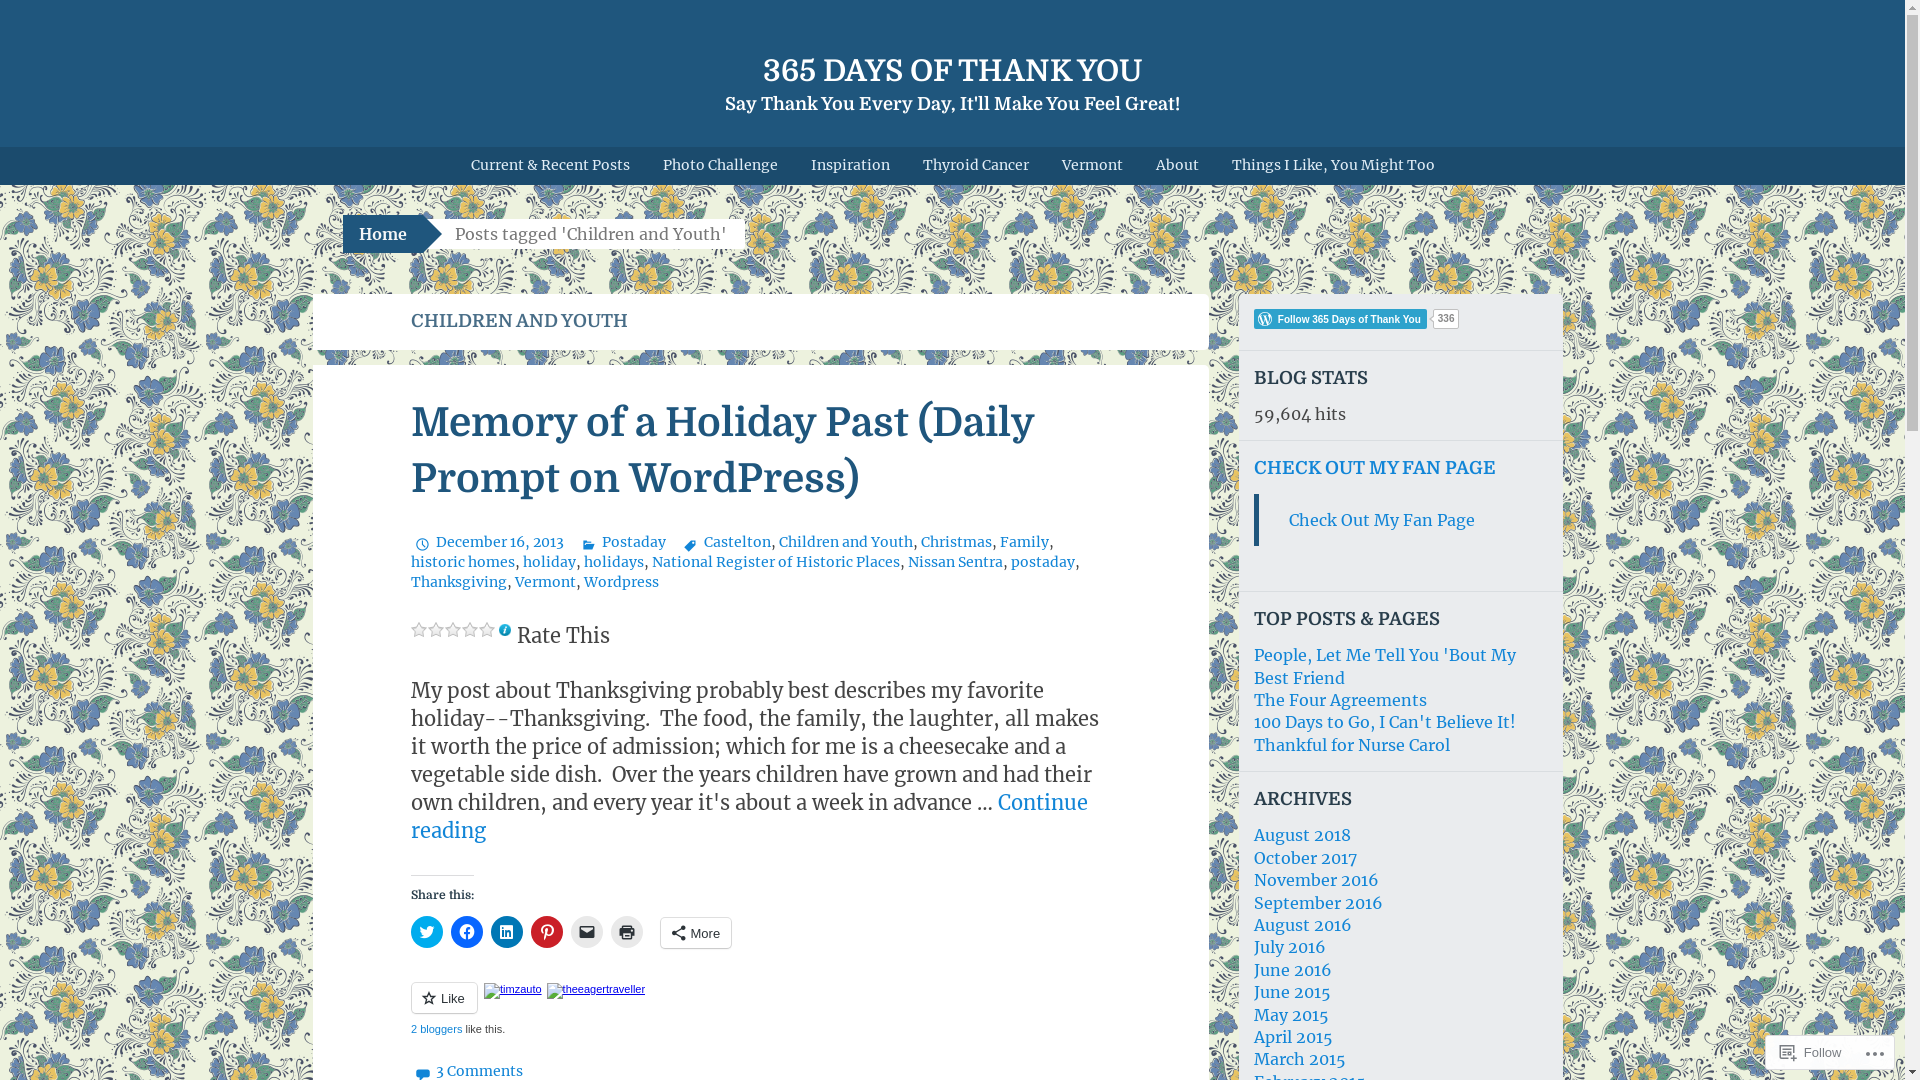 The height and width of the screenshot is (1080, 1920). I want to click on 'Wordpress', so click(583, 582).